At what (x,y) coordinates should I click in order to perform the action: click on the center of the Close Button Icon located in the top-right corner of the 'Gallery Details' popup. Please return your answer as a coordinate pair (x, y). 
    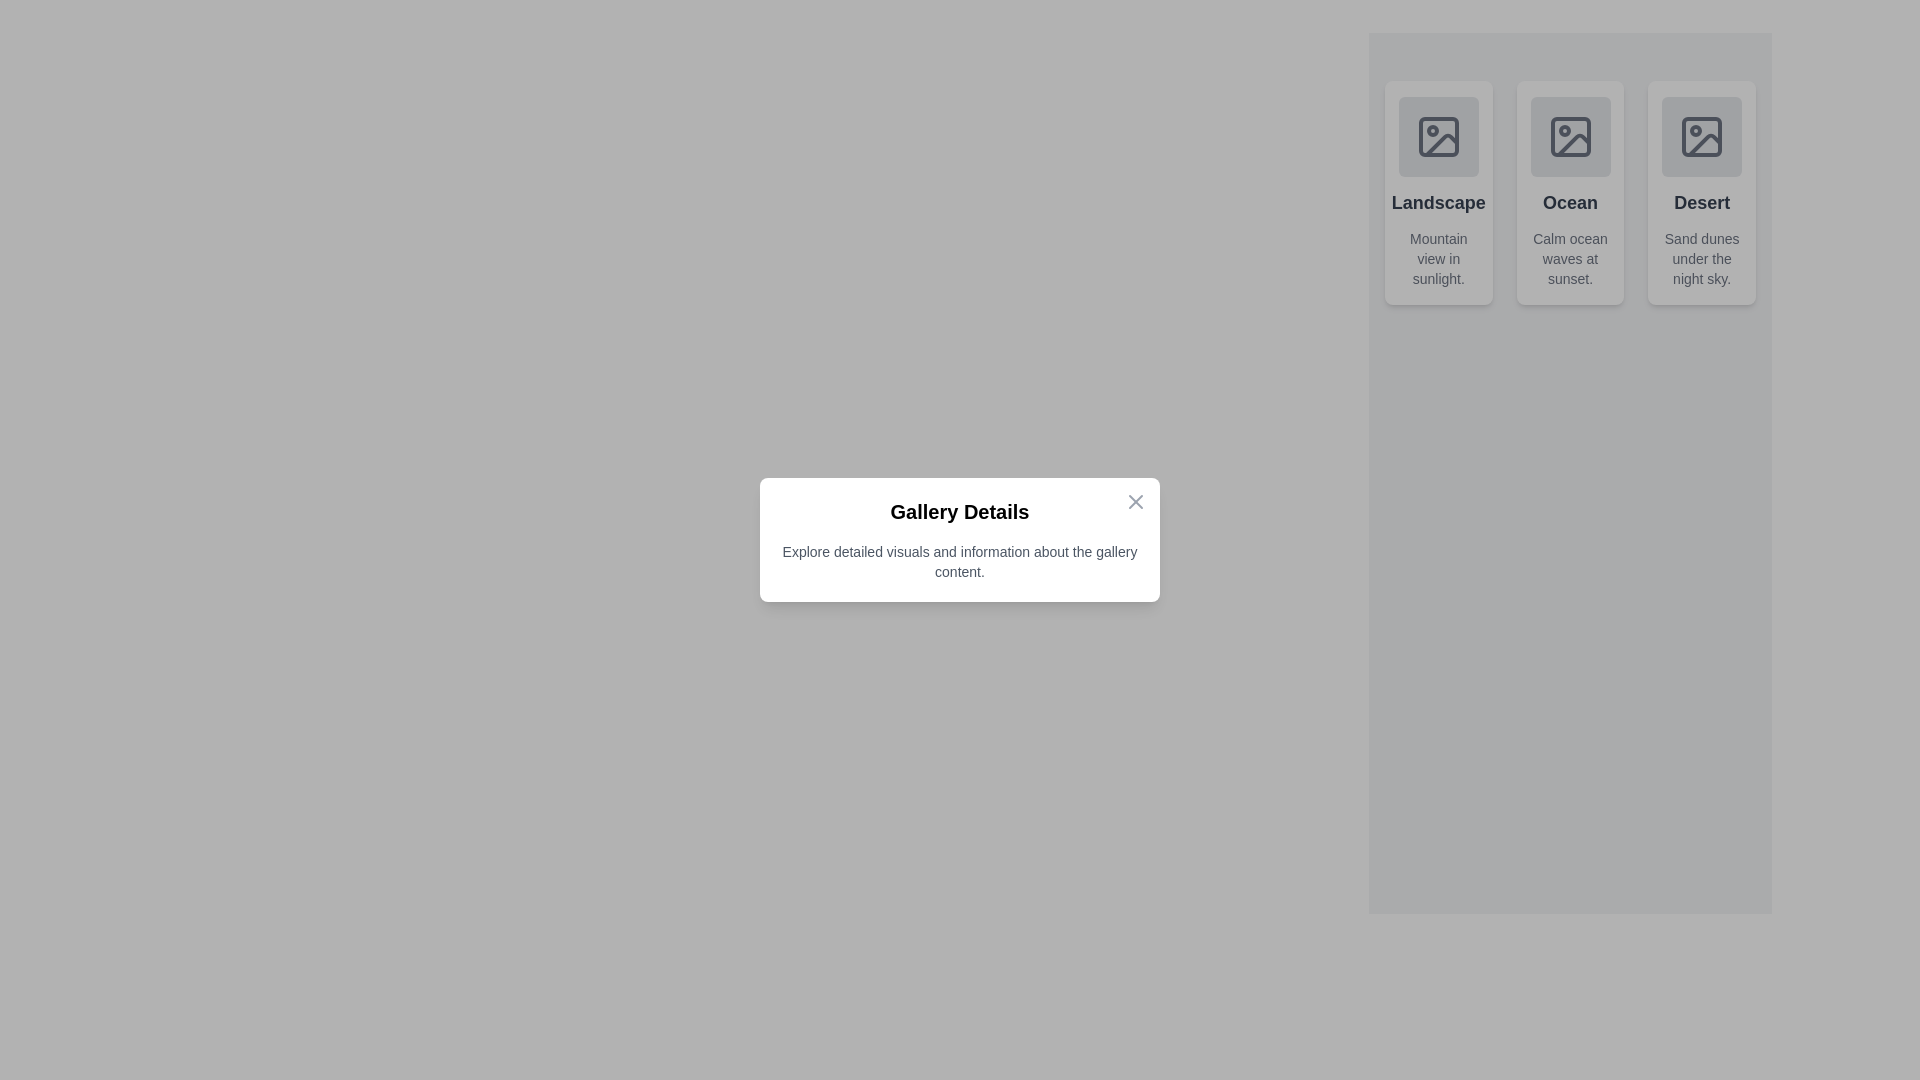
    Looking at the image, I should click on (1136, 500).